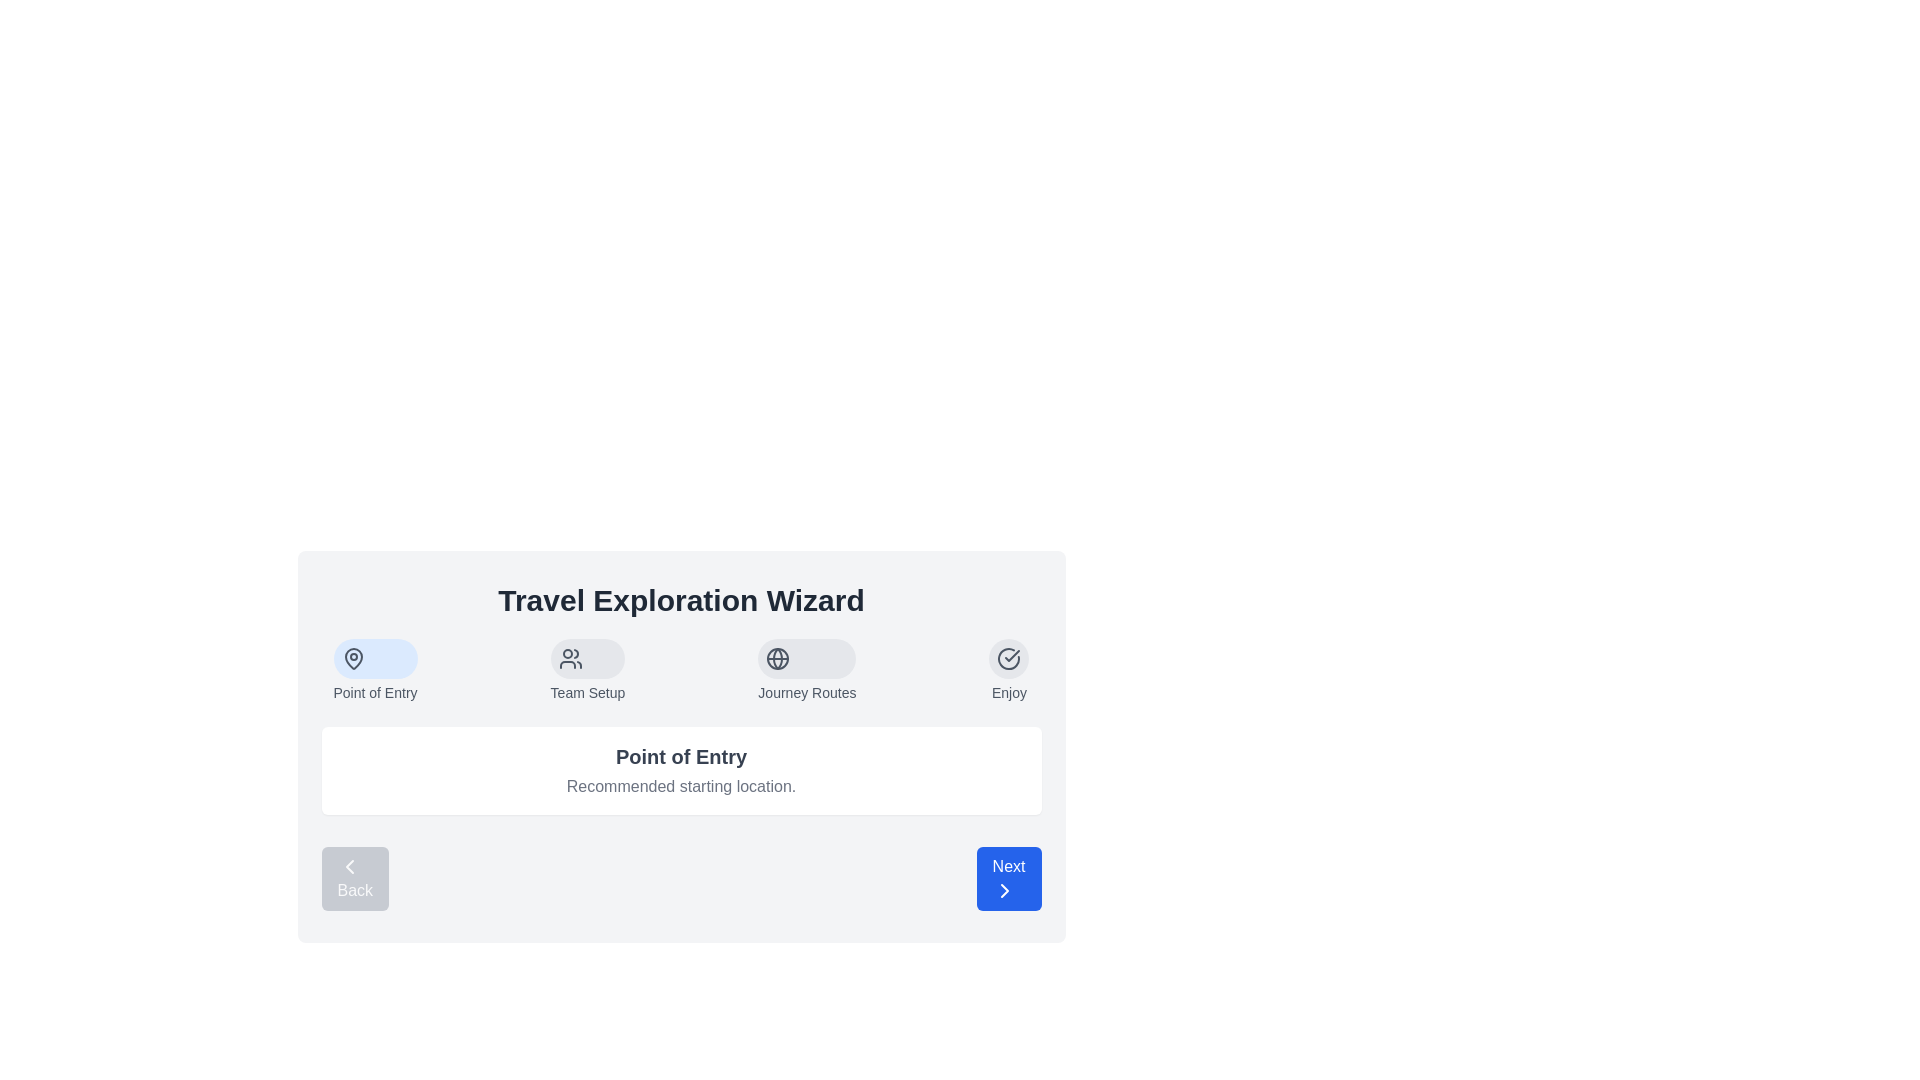 Image resolution: width=1920 pixels, height=1080 pixels. Describe the element at coordinates (777, 659) in the screenshot. I see `the leftmost icon representing the 'Journey Routes' phase of the Travel Exploration Wizard interface` at that location.